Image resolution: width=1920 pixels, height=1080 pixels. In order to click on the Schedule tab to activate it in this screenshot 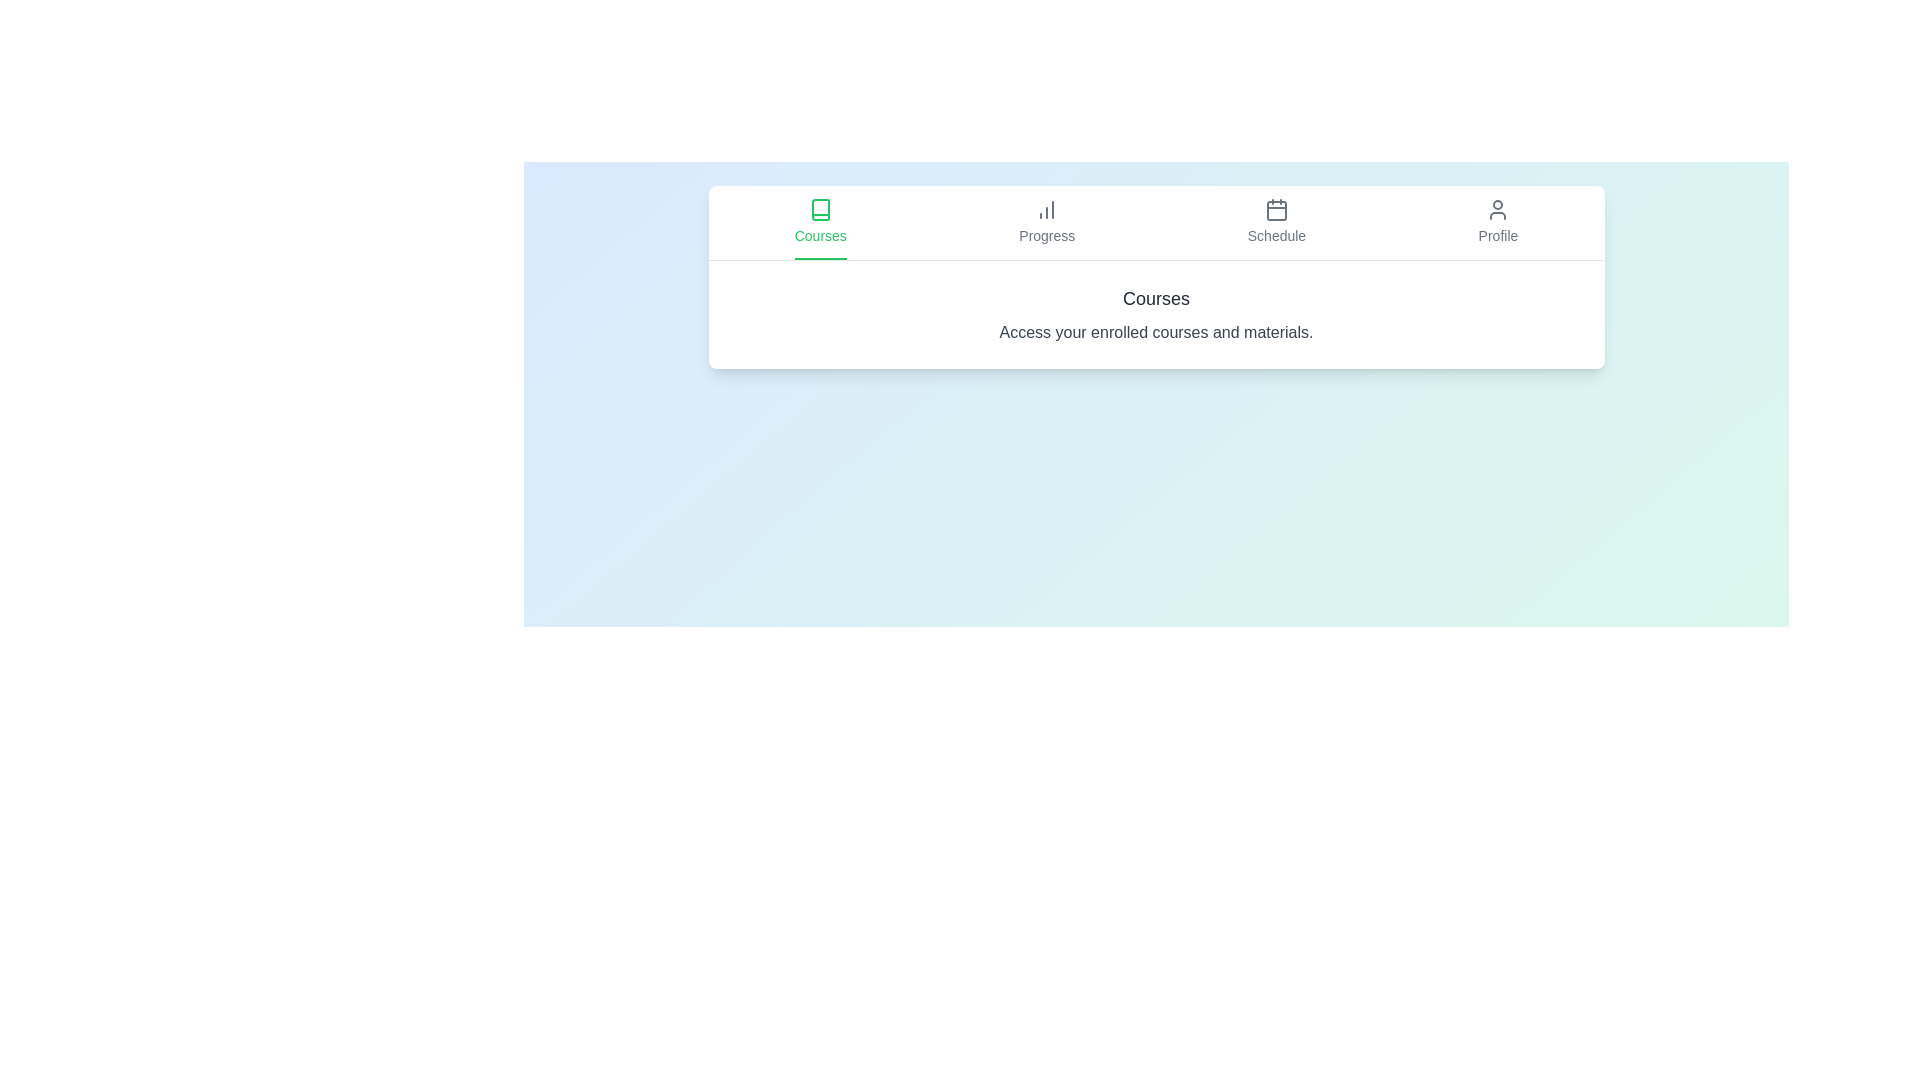, I will do `click(1275, 223)`.